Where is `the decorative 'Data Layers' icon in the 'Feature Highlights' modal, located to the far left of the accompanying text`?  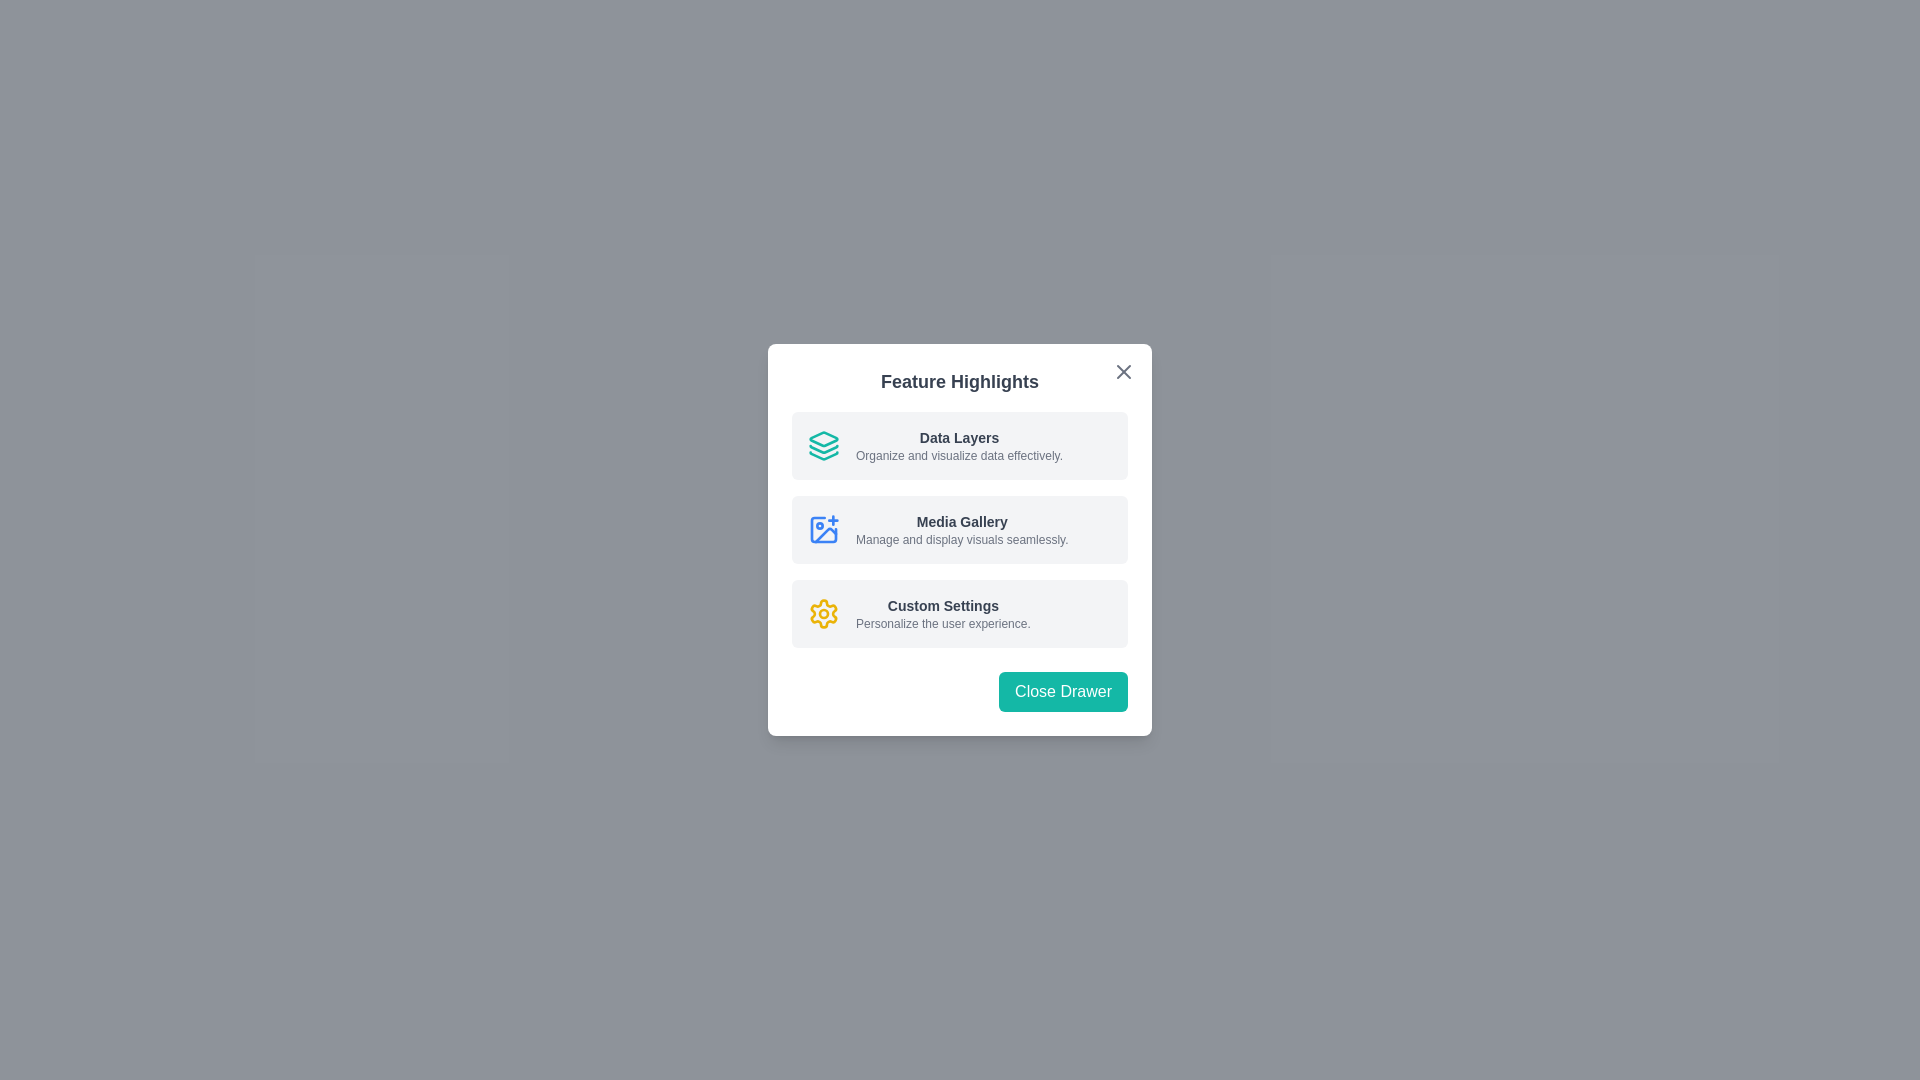
the decorative 'Data Layers' icon in the 'Feature Highlights' modal, located to the far left of the accompanying text is located at coordinates (824, 445).